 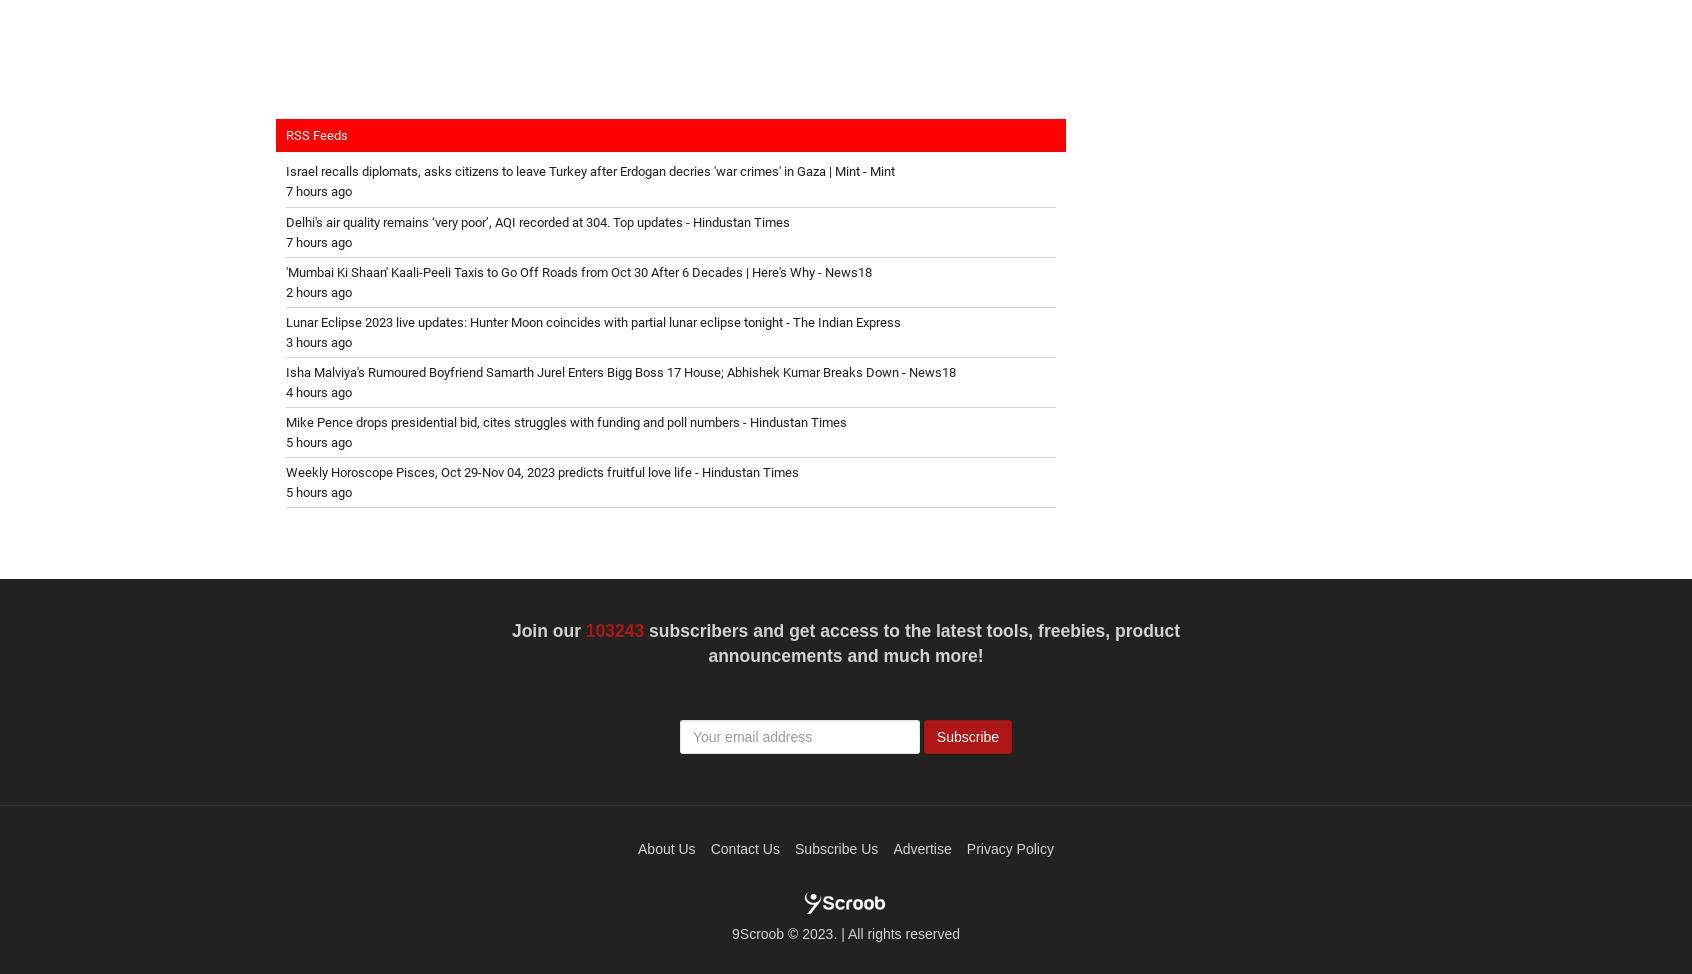 I want to click on 'Join our', so click(x=548, y=629).